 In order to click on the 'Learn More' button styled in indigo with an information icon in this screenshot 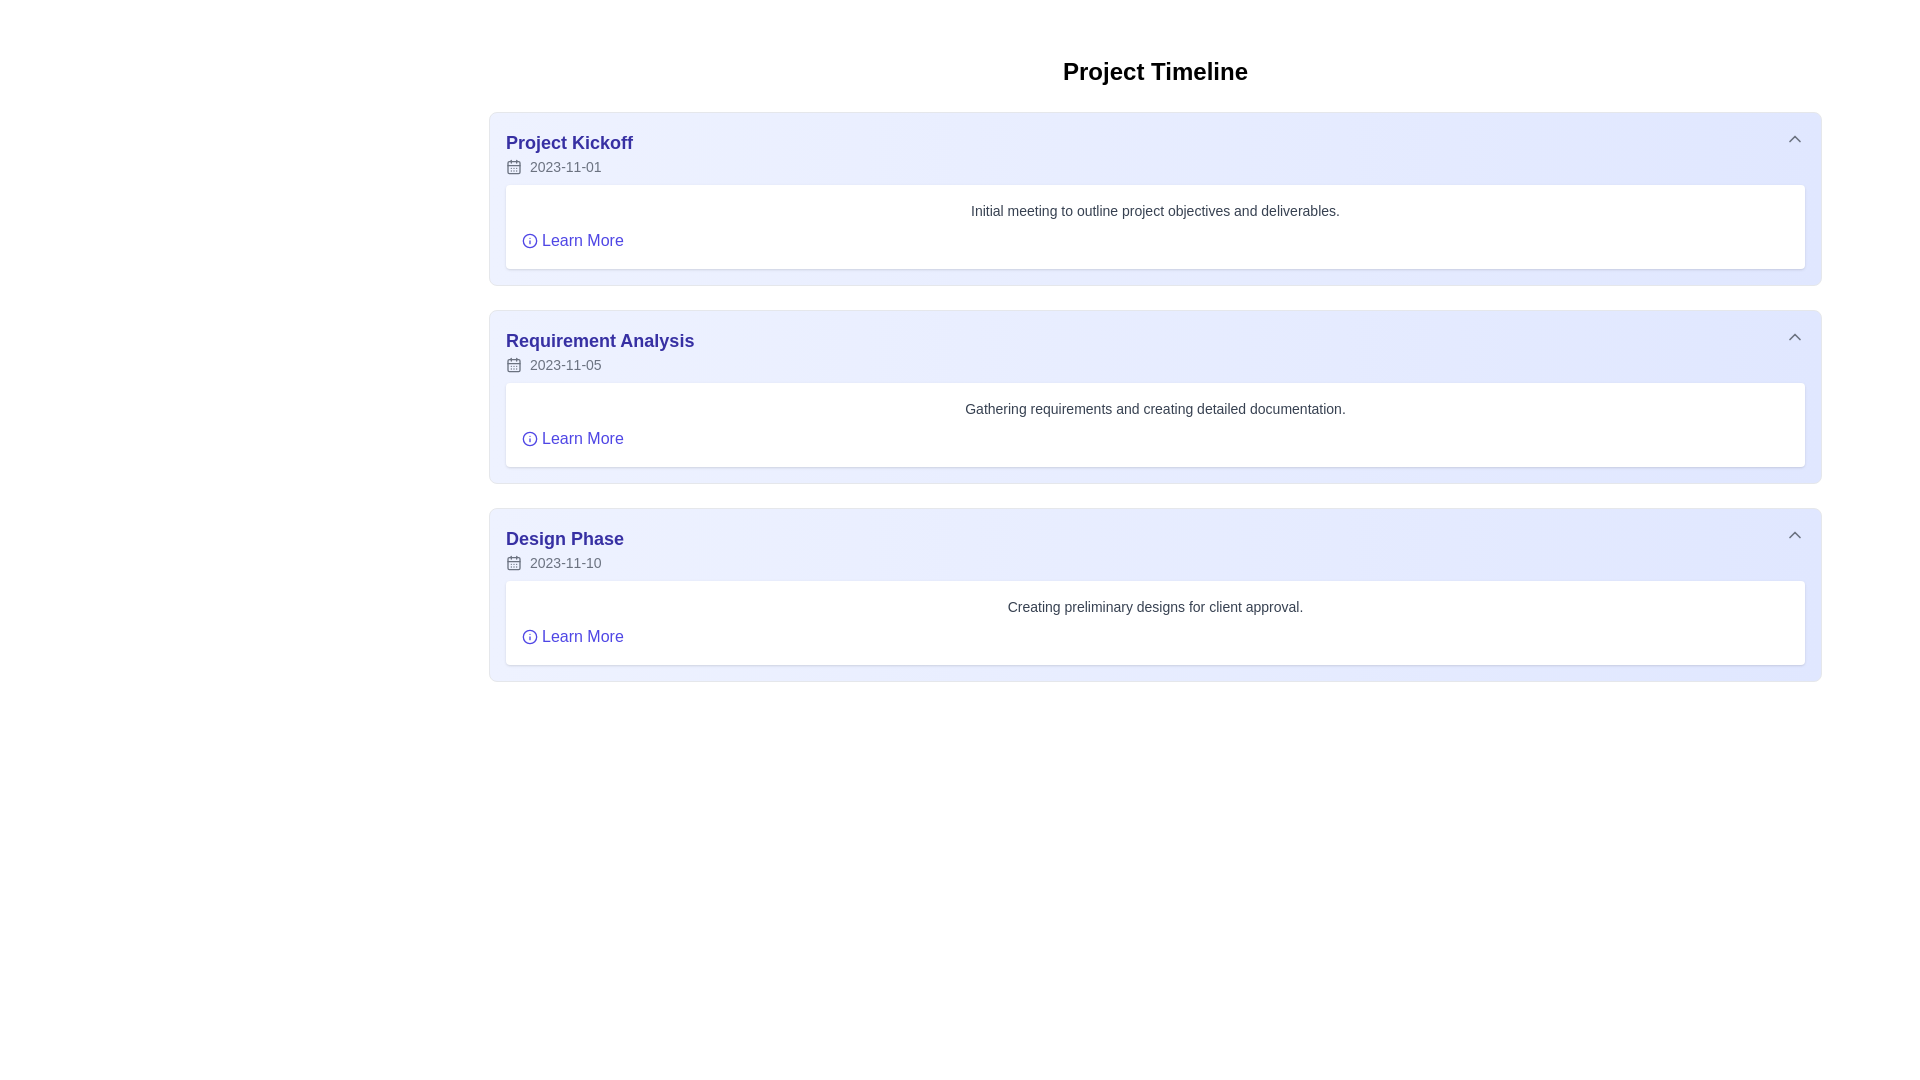, I will do `click(571, 239)`.